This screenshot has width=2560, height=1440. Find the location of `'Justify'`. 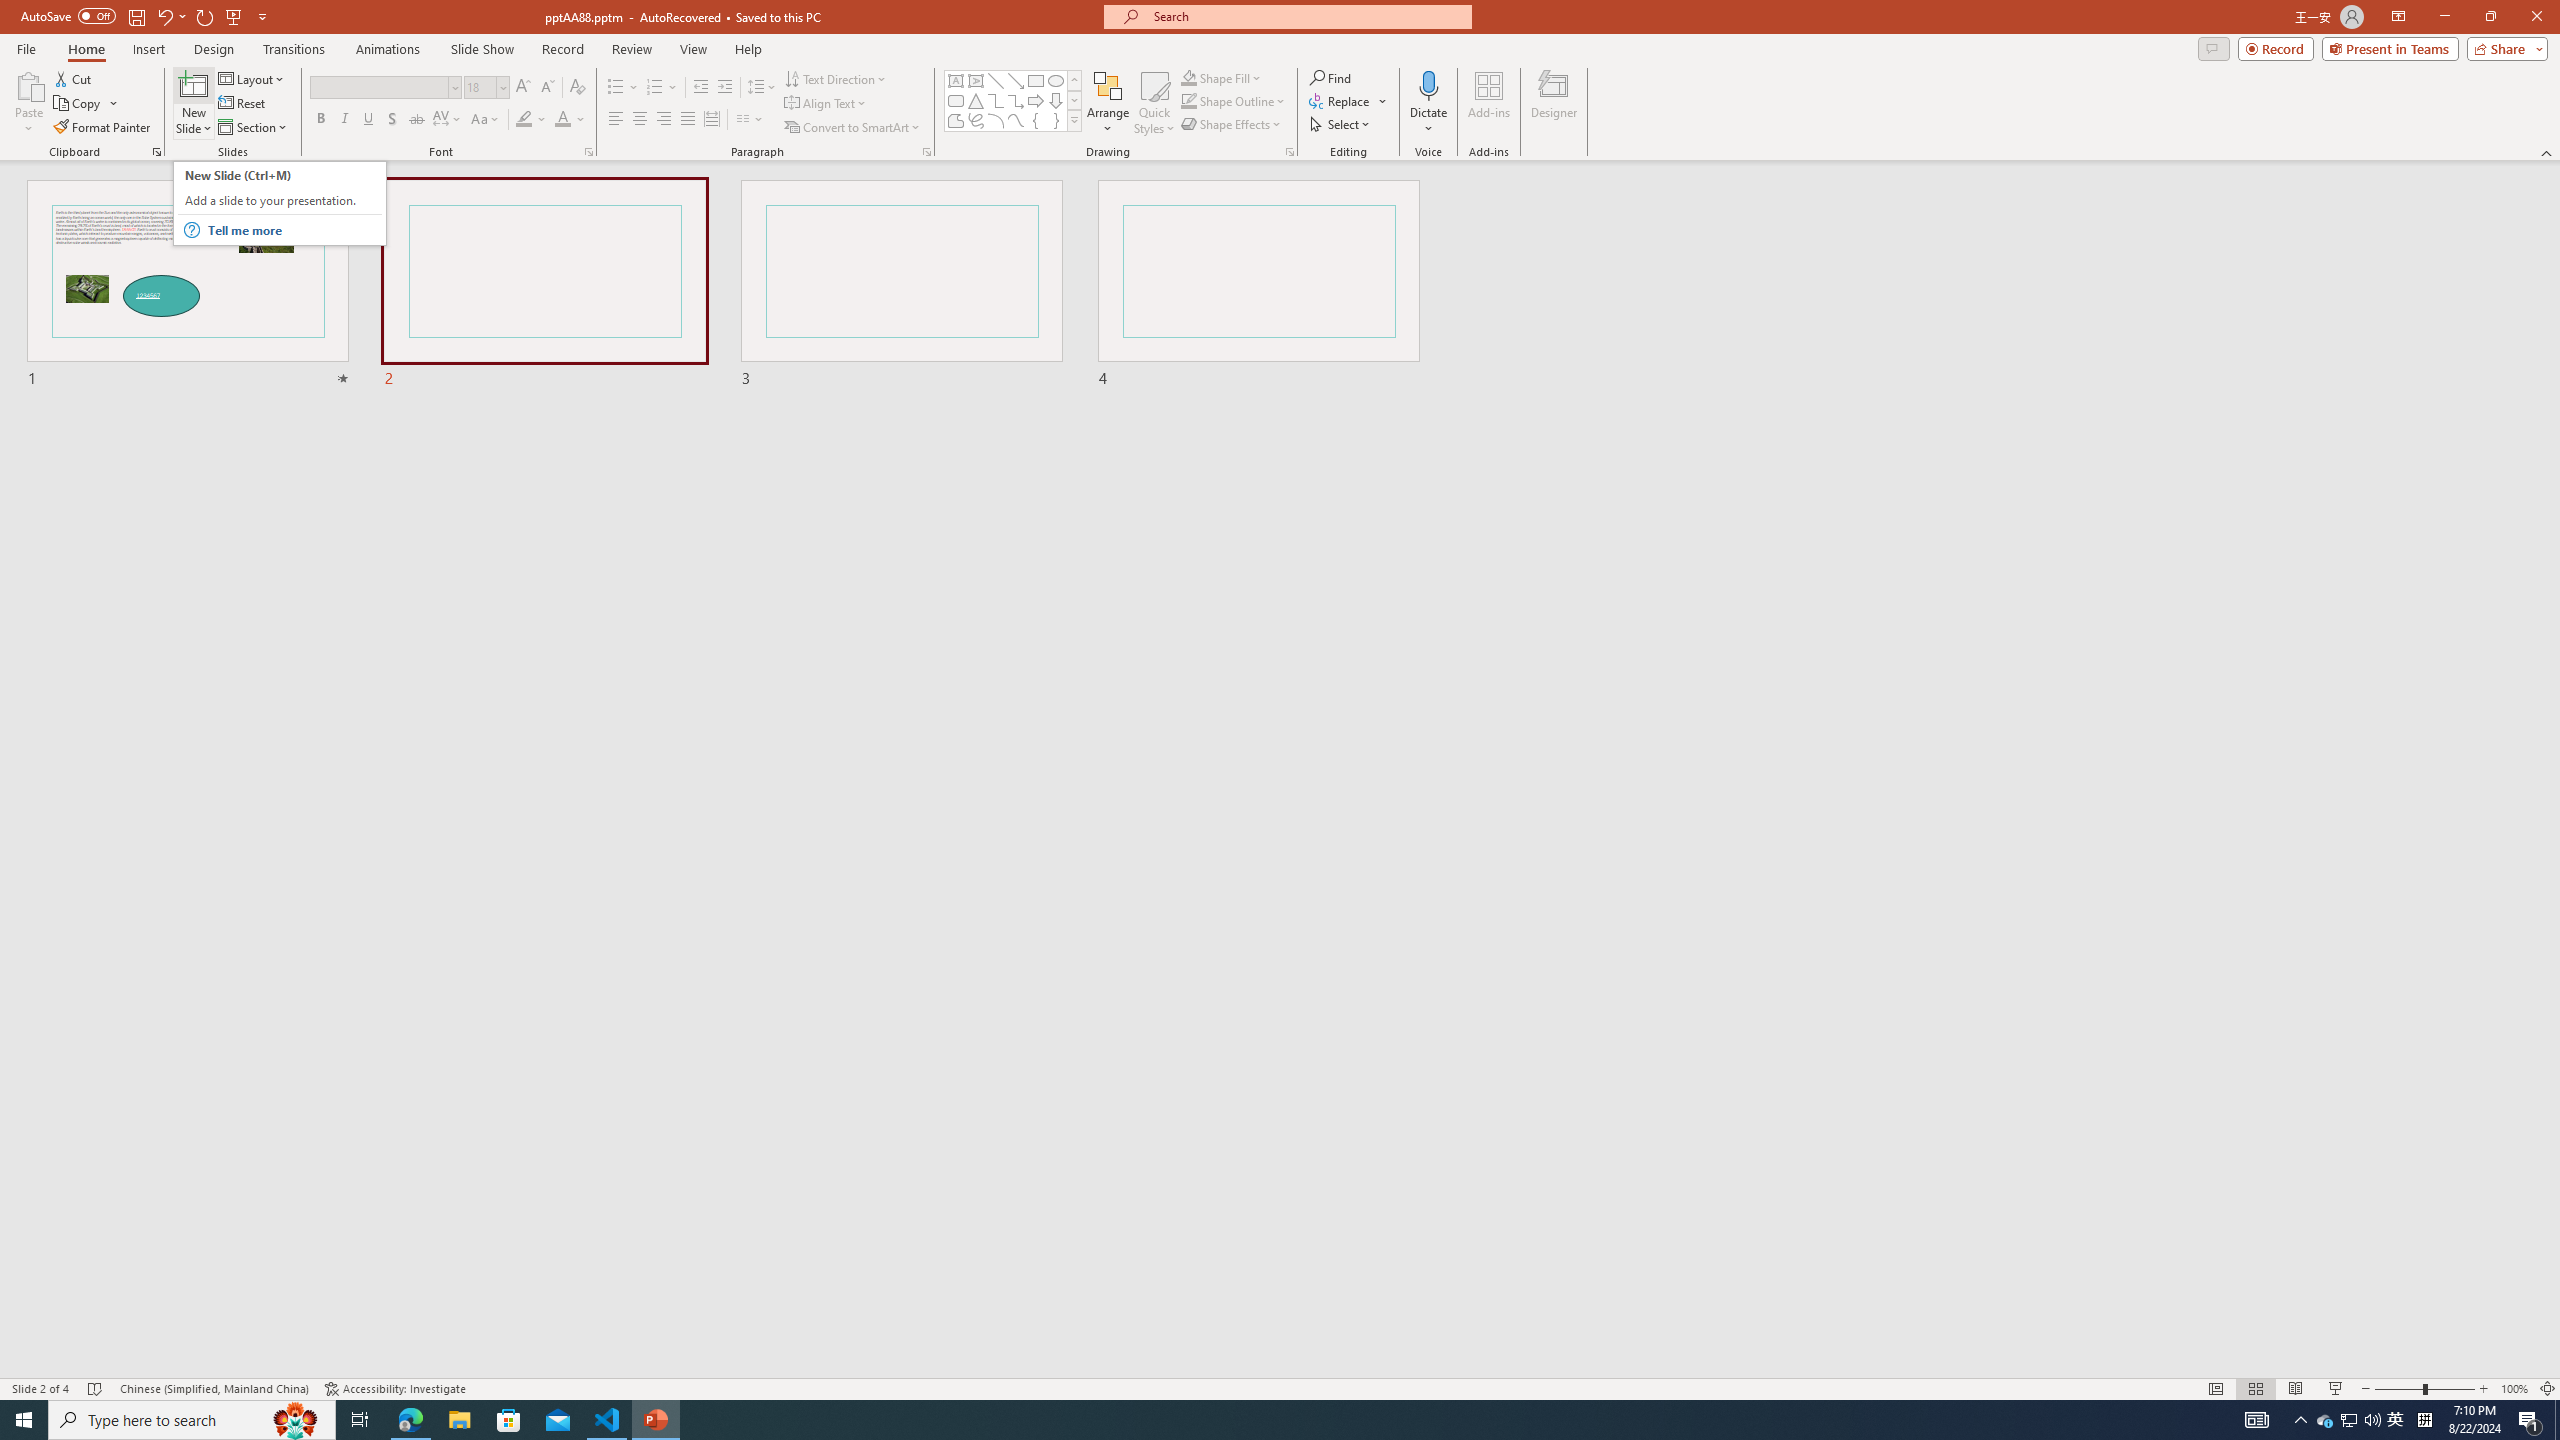

'Justify' is located at coordinates (686, 118).